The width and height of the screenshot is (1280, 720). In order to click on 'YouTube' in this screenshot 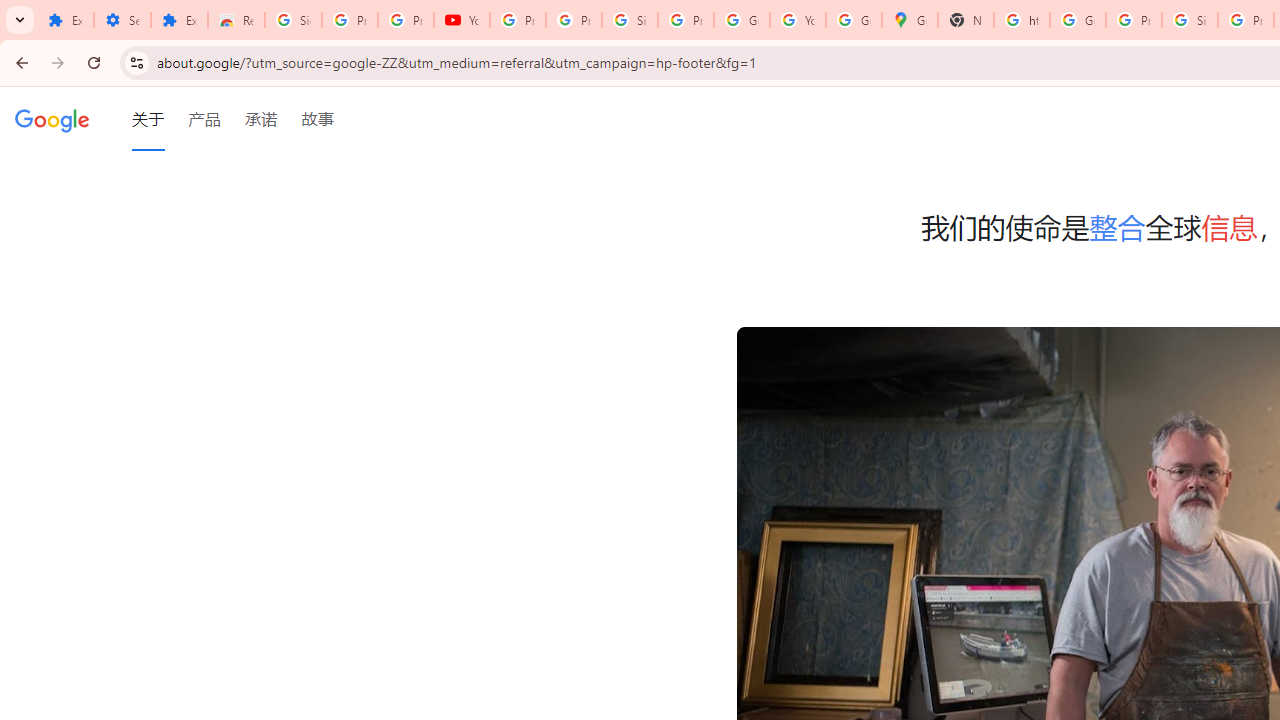, I will do `click(461, 20)`.